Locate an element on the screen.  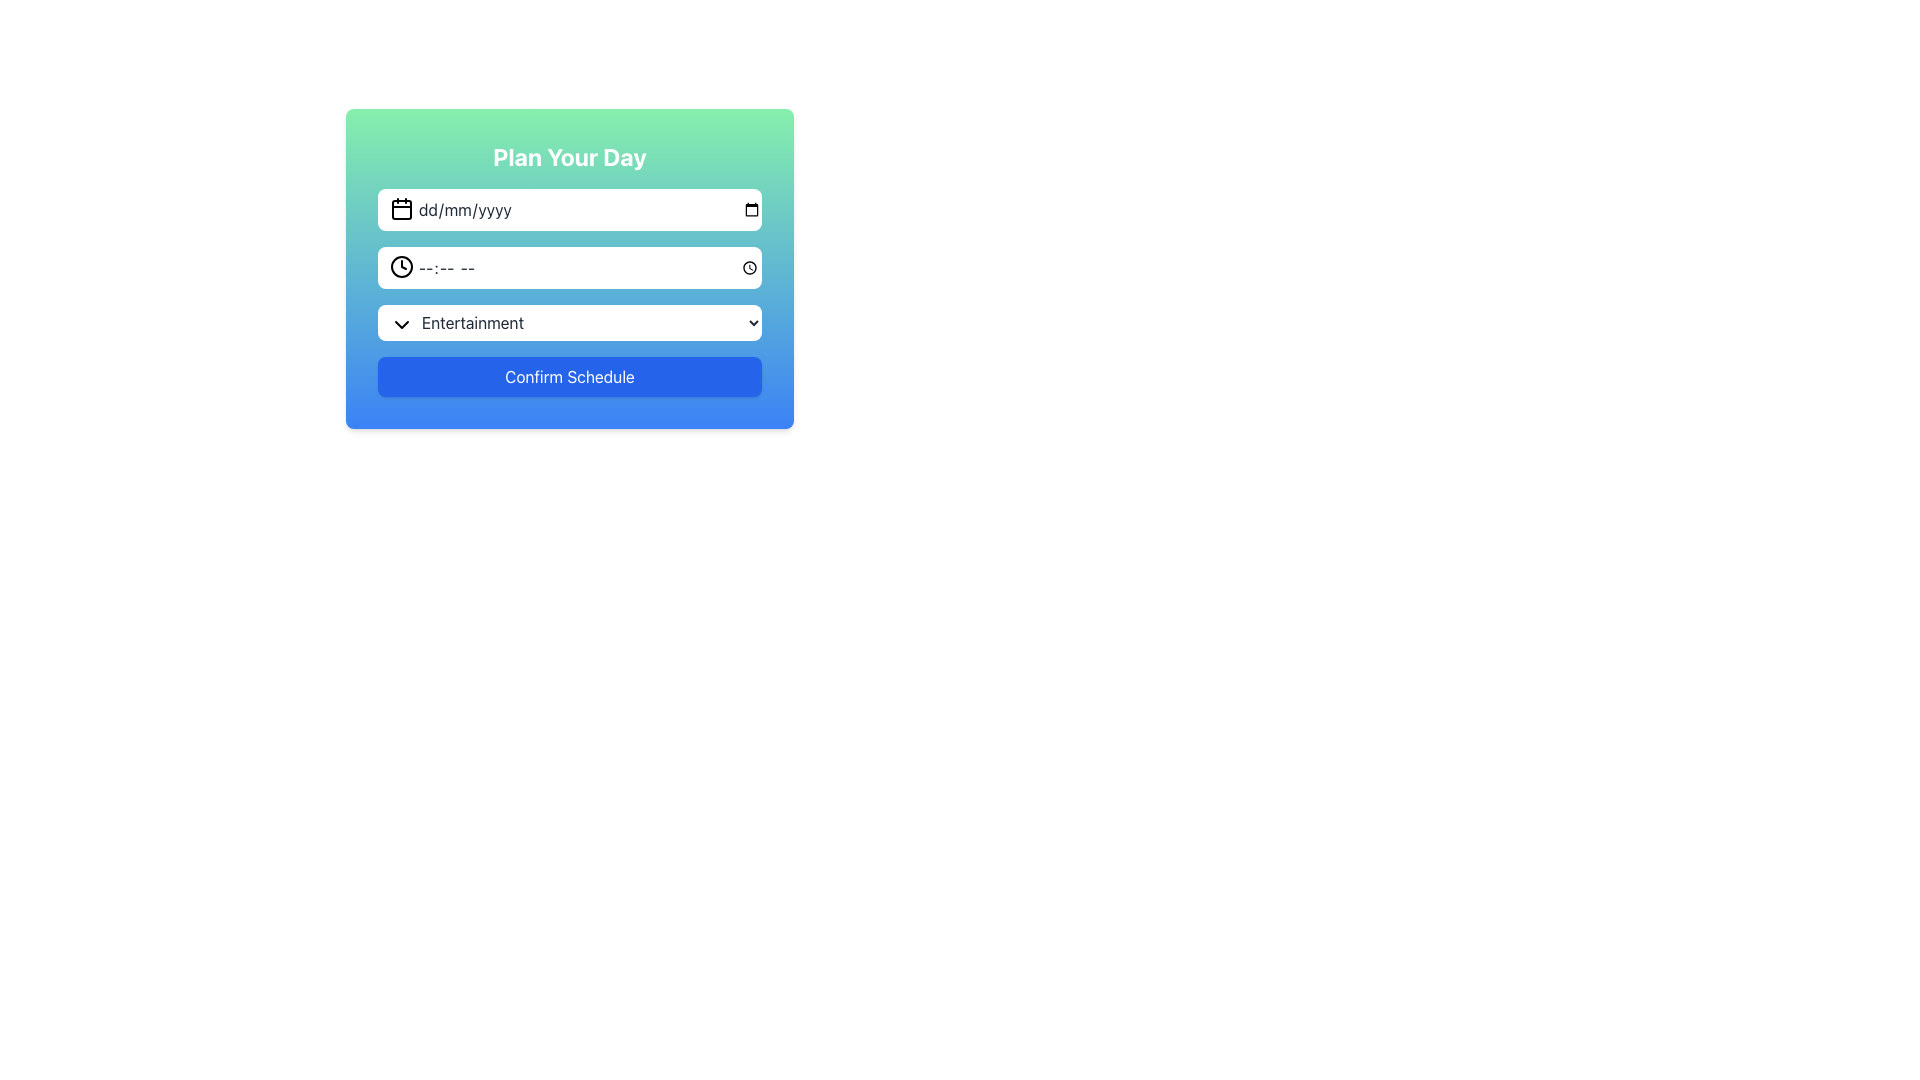
the dropdown menu toggle (arrow icon) located to the left of the 'Entertainment' option in the 'Plan Your Day' form is located at coordinates (401, 323).